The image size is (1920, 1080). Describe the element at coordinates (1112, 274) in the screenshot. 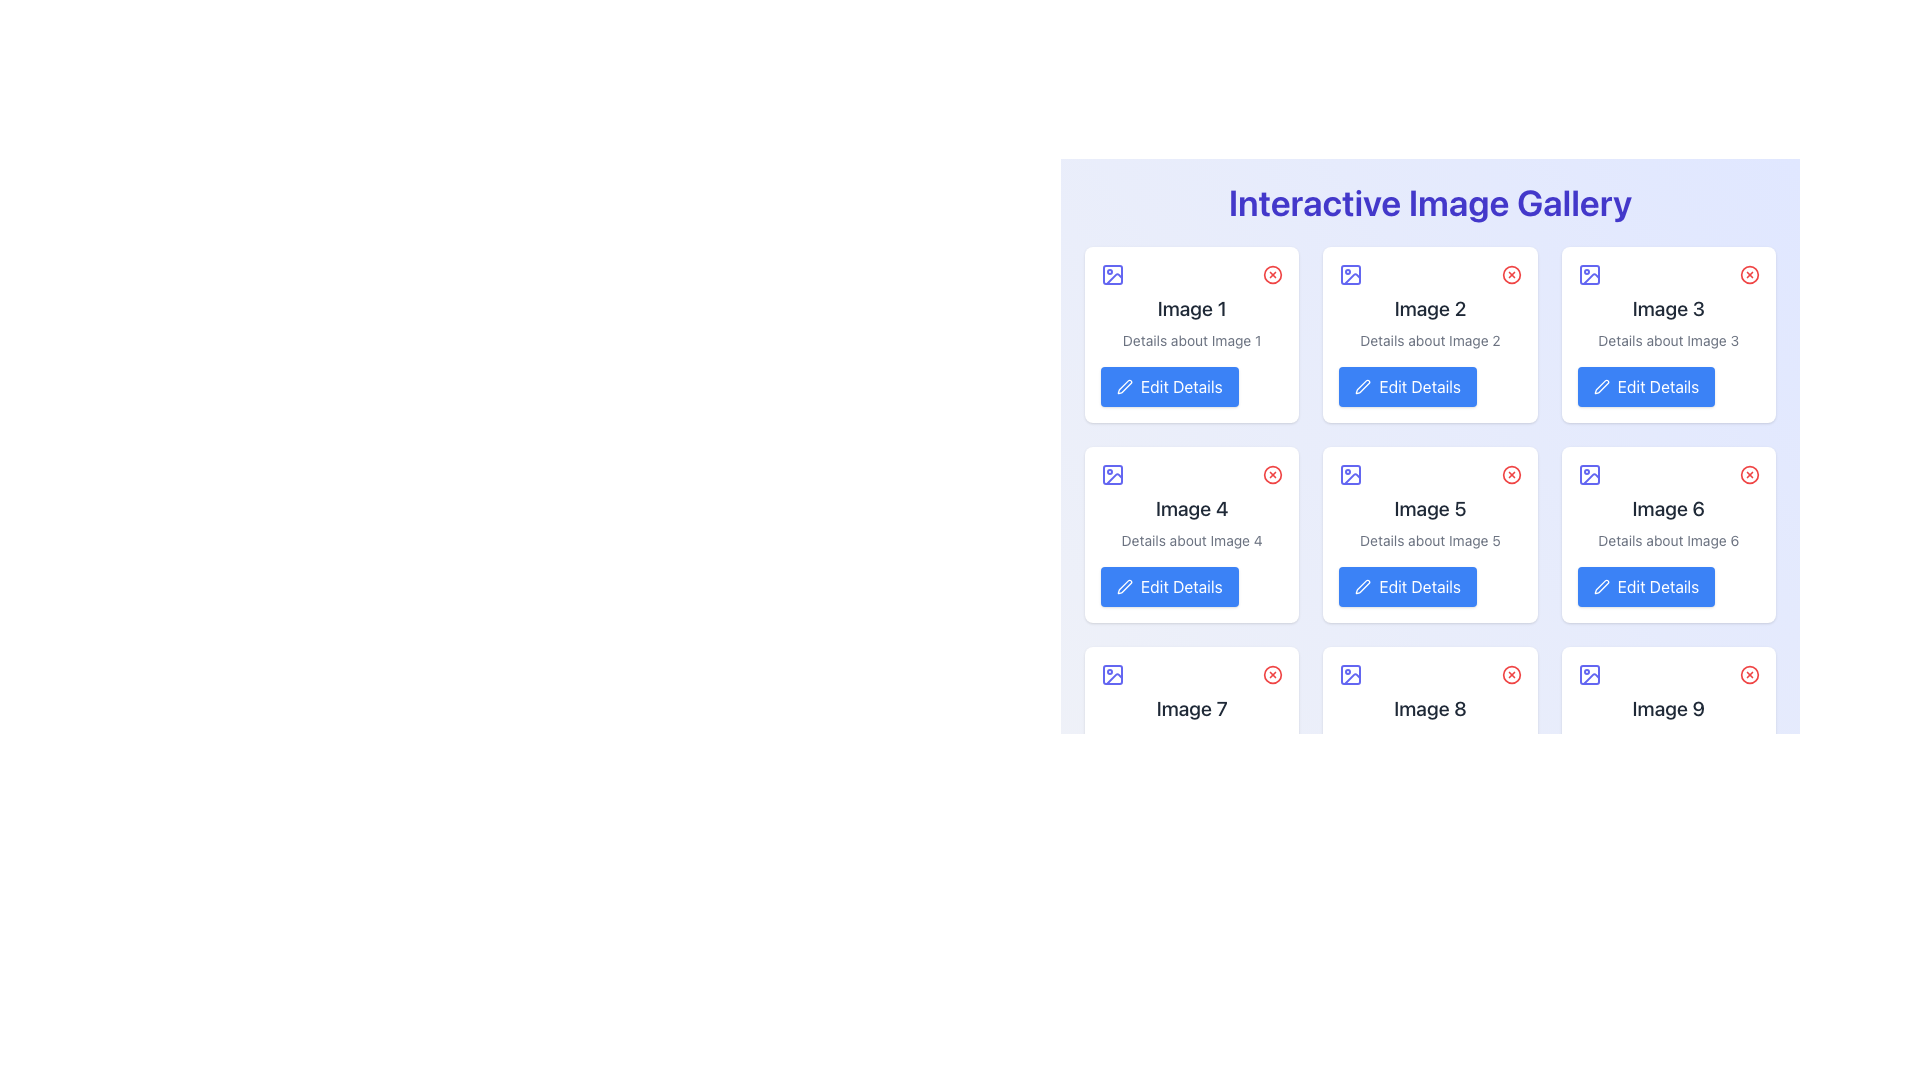

I see `the decorative icon located in the top-left corner of the card labeled 'Image 1' in the grid layout` at that location.